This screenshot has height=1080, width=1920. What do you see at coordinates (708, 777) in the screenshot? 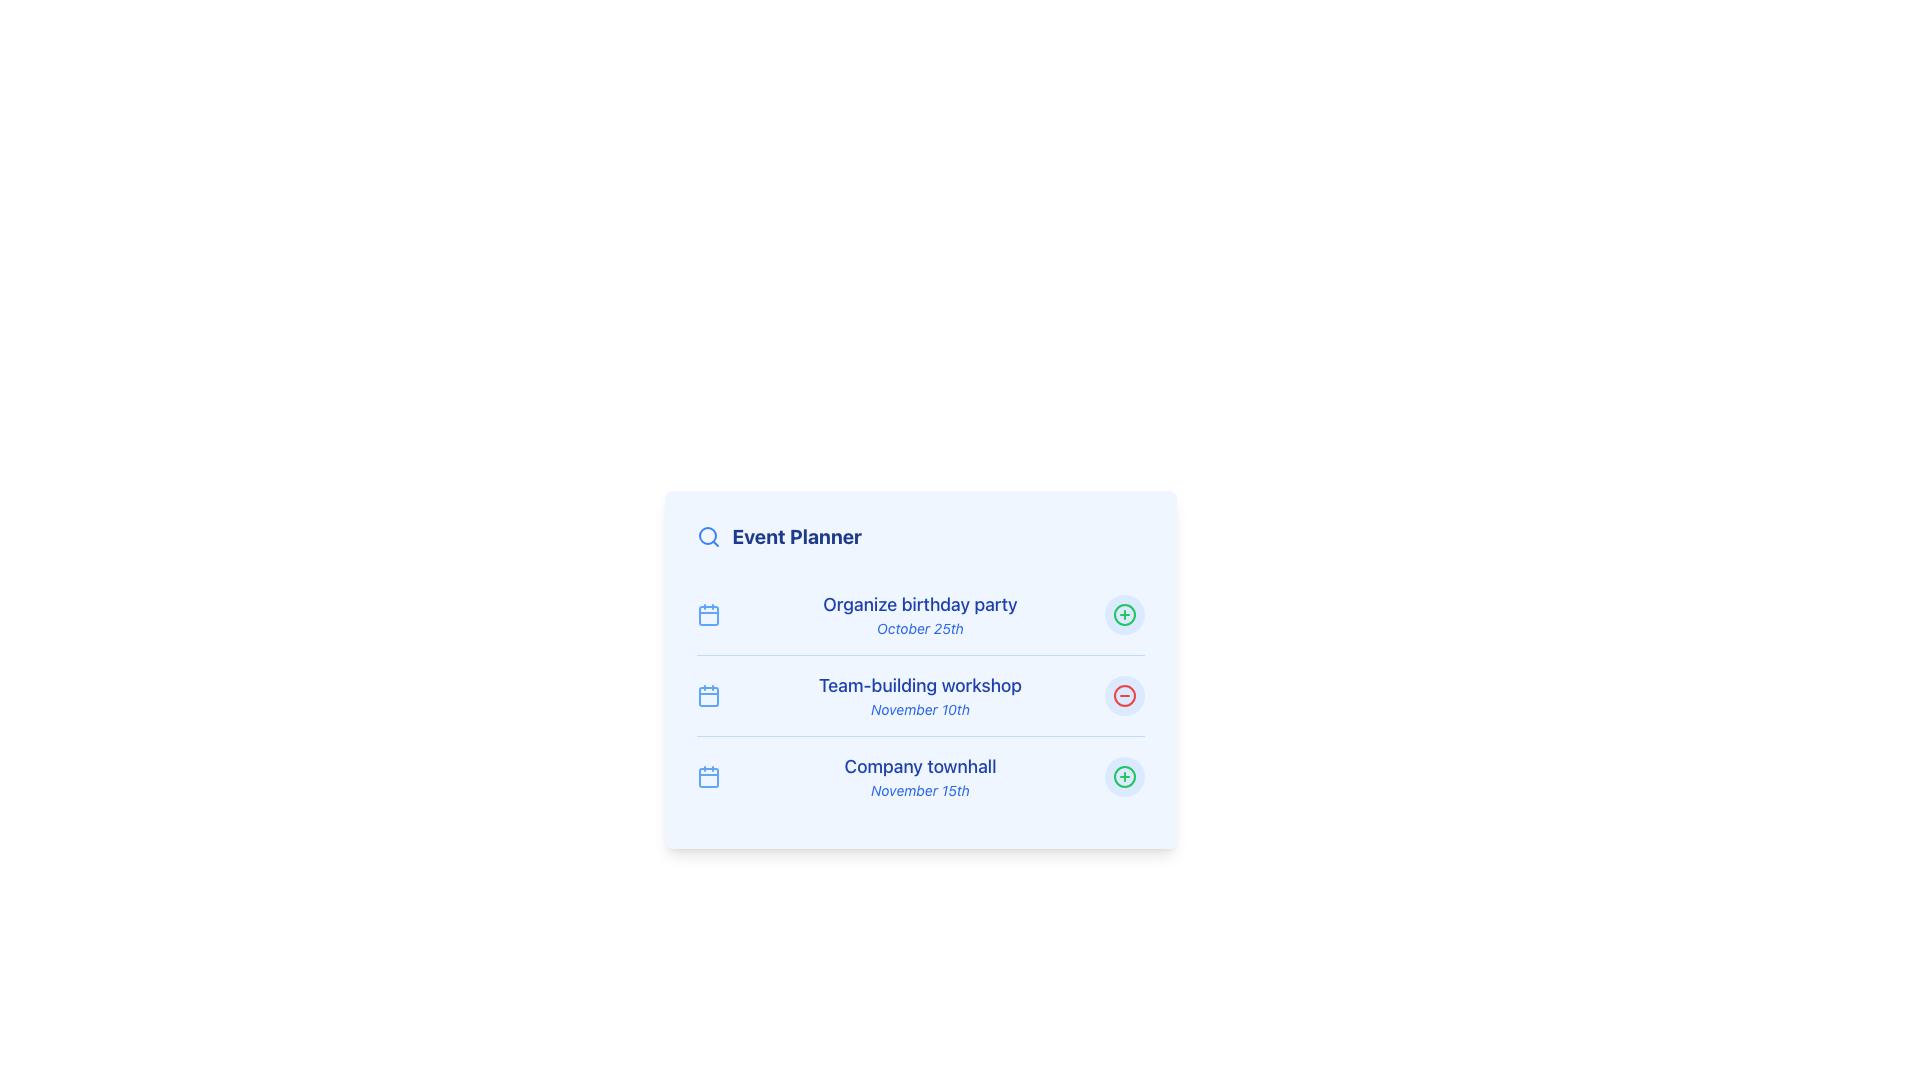
I see `the decorative shape within the SVG that visually represents the third calendar icon for the 'Company townhall' event` at bounding box center [708, 777].